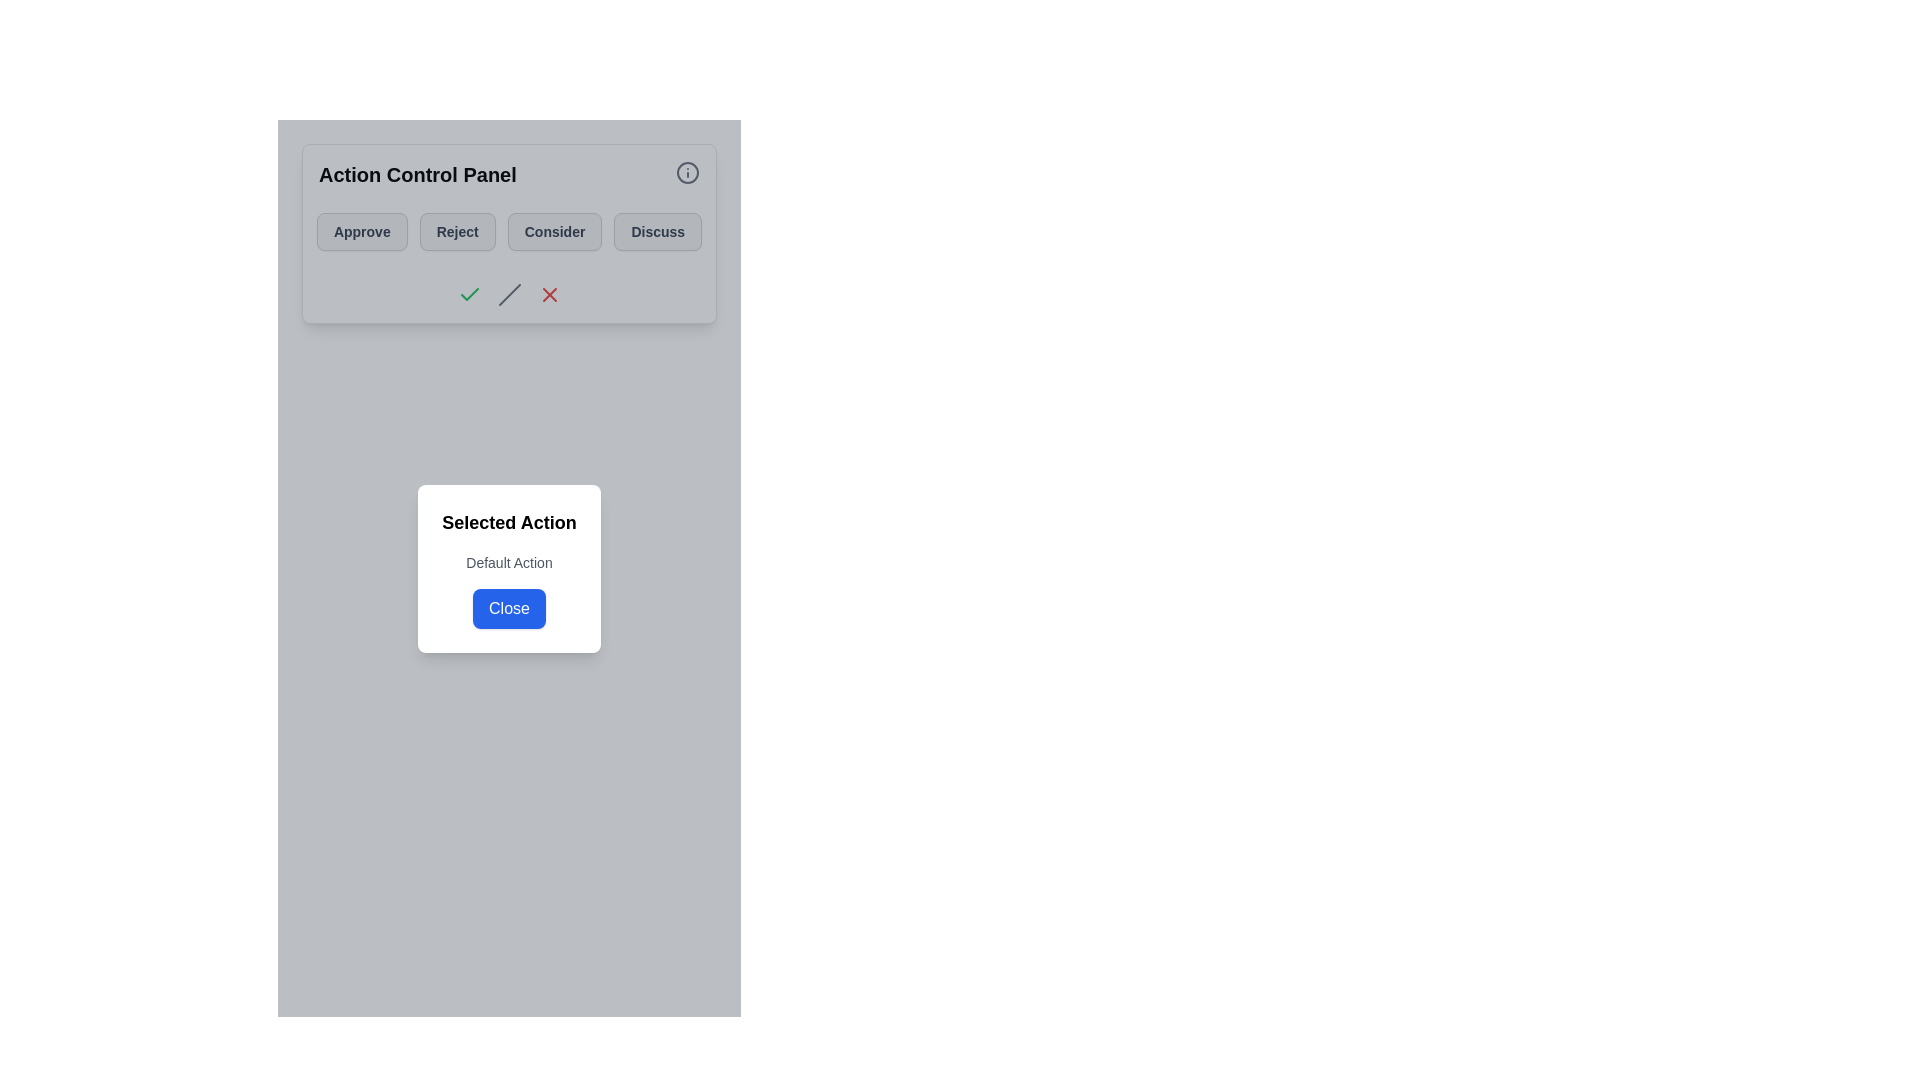  What do you see at coordinates (687, 172) in the screenshot?
I see `the information or help icon located at the far right of the 'Action Control Panel' header` at bounding box center [687, 172].